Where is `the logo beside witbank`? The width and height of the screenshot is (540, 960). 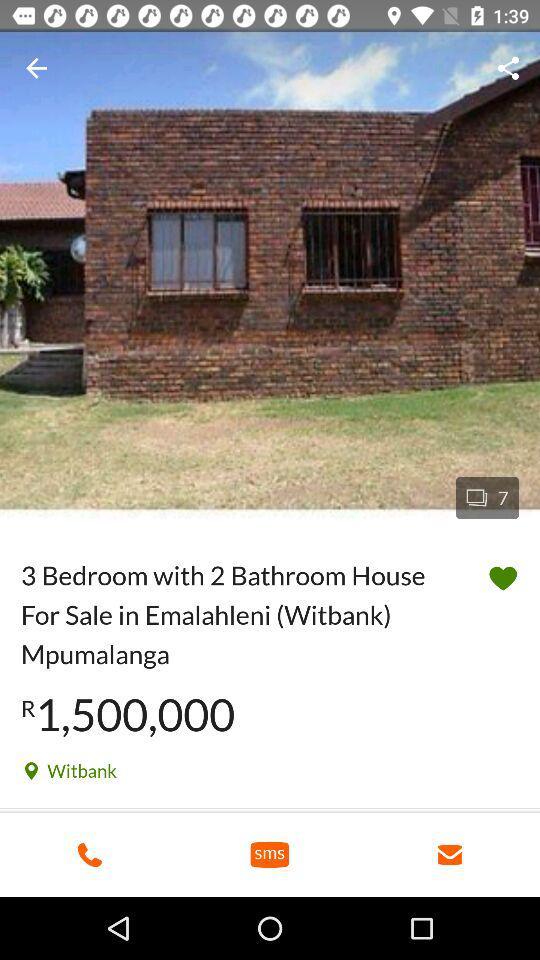
the logo beside witbank is located at coordinates (30, 770).